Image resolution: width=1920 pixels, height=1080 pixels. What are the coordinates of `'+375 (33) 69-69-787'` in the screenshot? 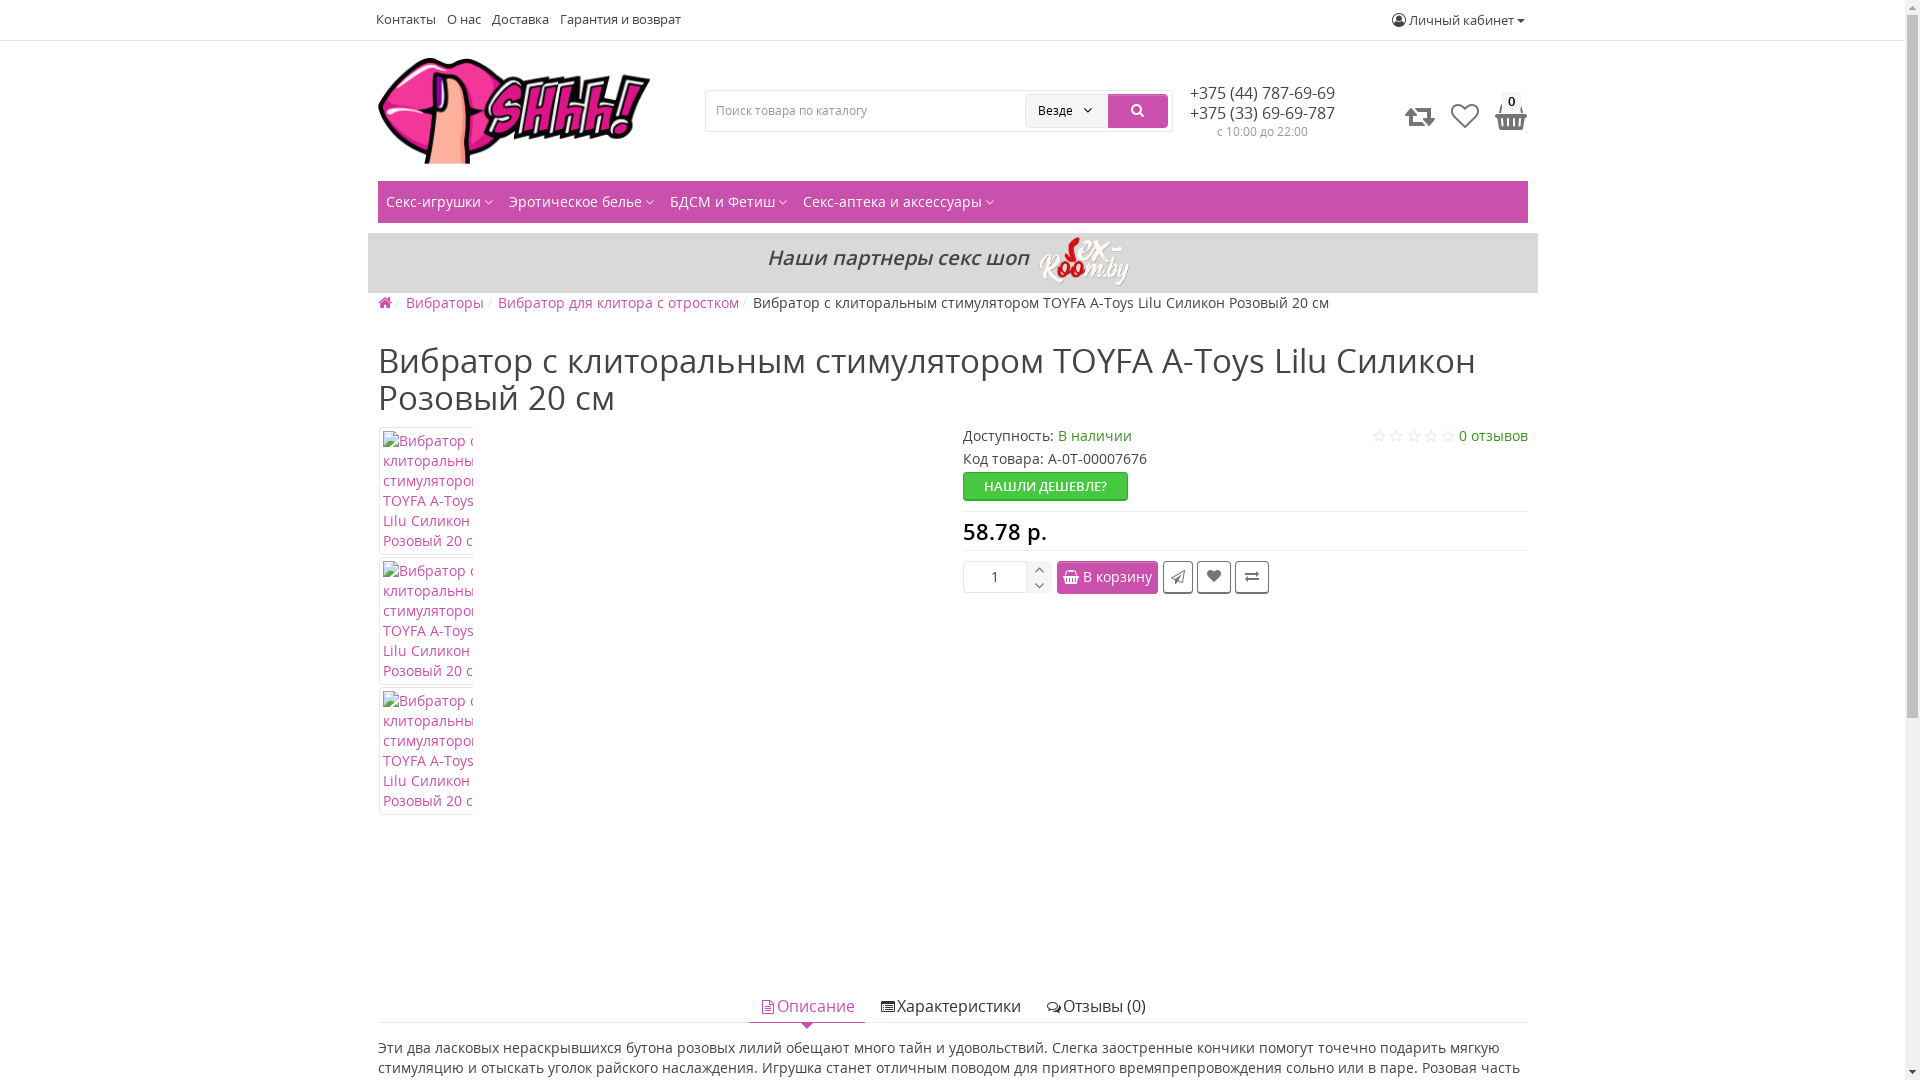 It's located at (1261, 112).